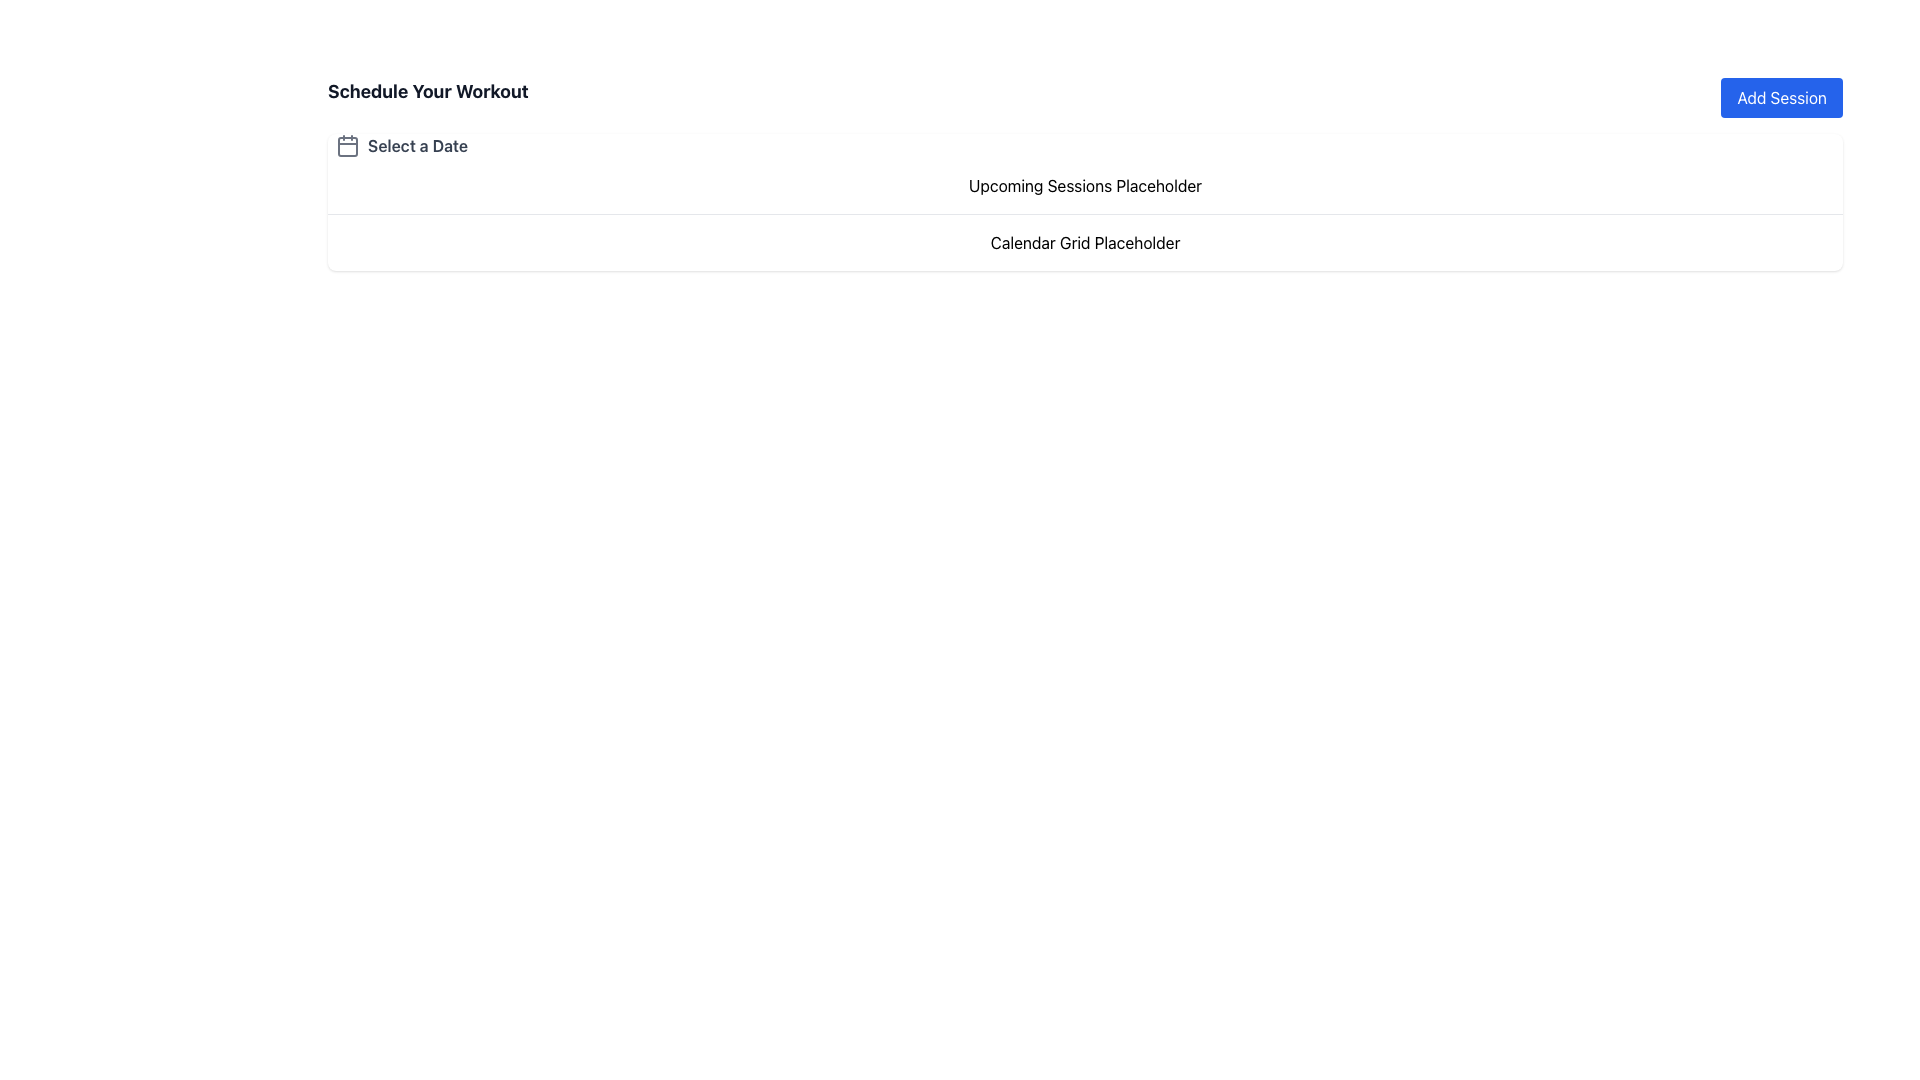 The width and height of the screenshot is (1920, 1080). Describe the element at coordinates (347, 145) in the screenshot. I see `the inner rectangle of the calendar icon, which is located to the left of the 'Select a Date' text` at that location.